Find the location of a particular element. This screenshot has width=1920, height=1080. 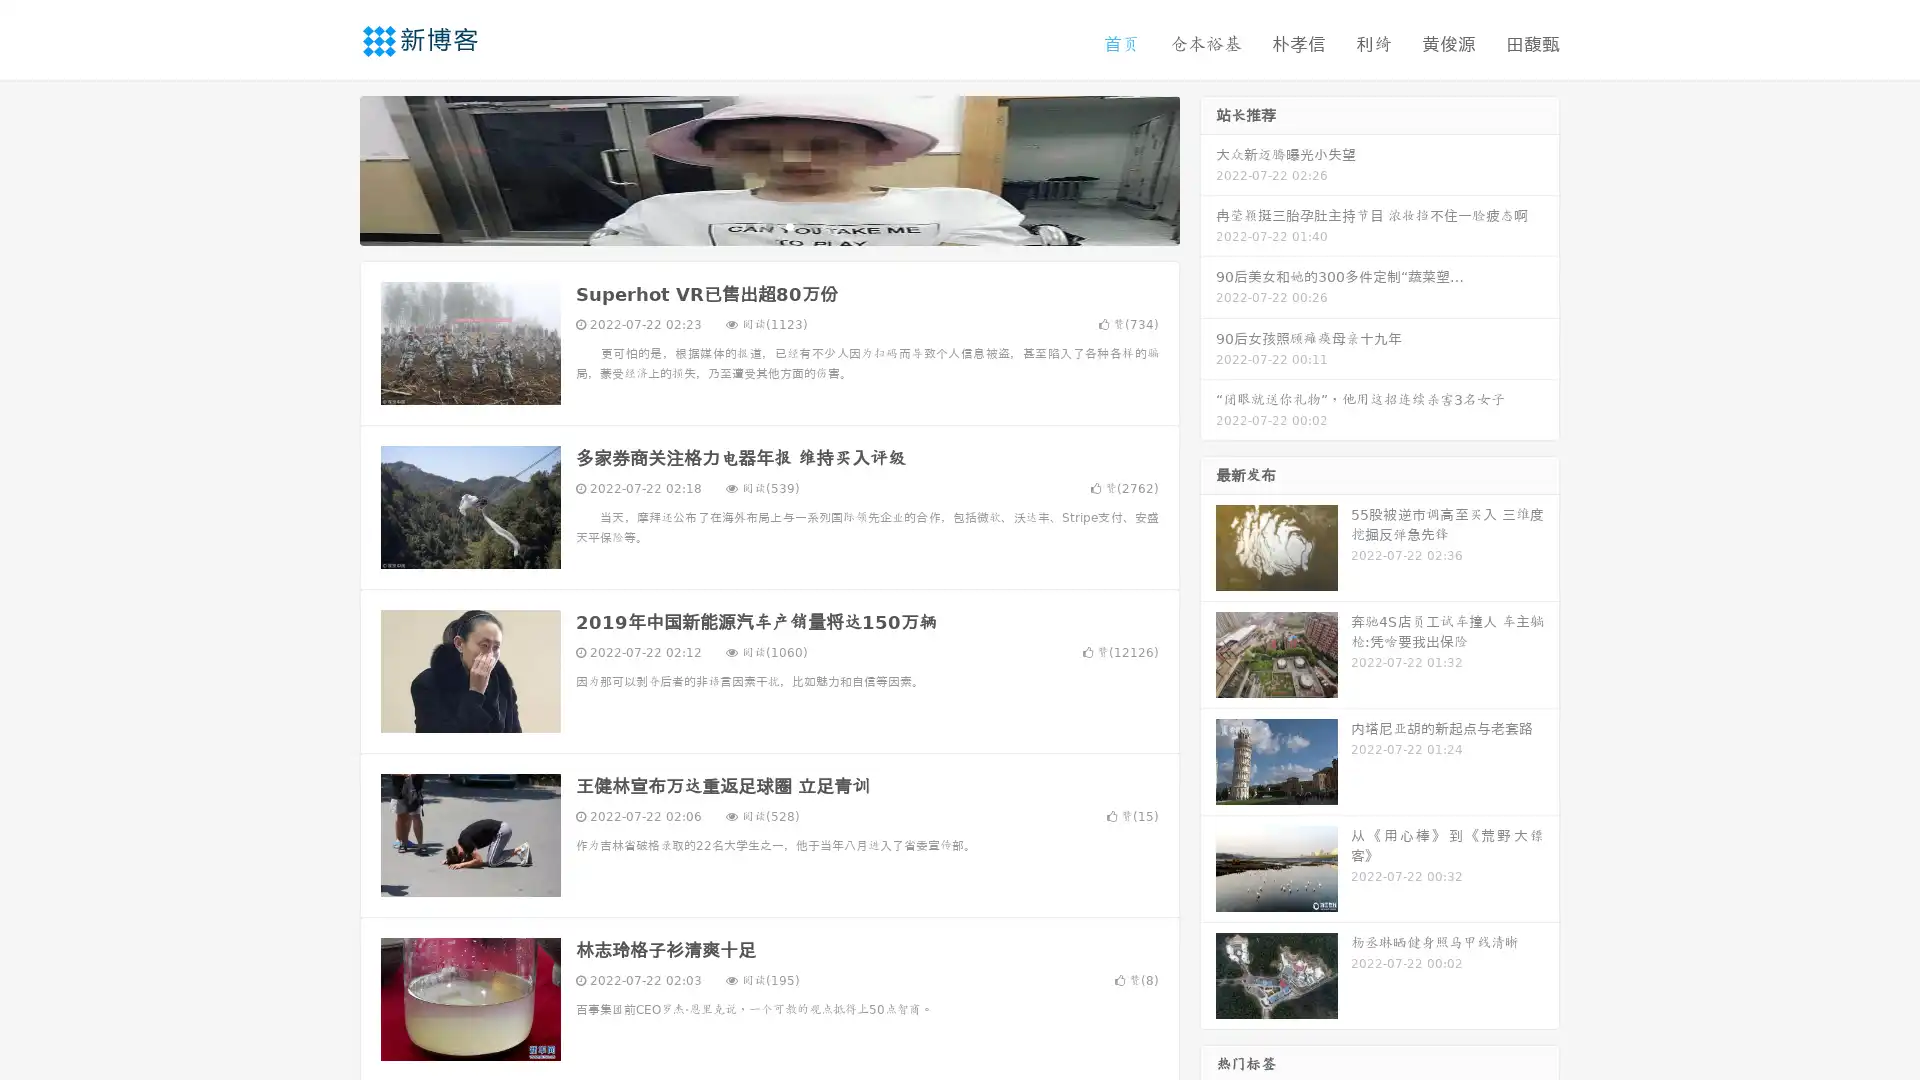

Go to slide 1 is located at coordinates (748, 225).